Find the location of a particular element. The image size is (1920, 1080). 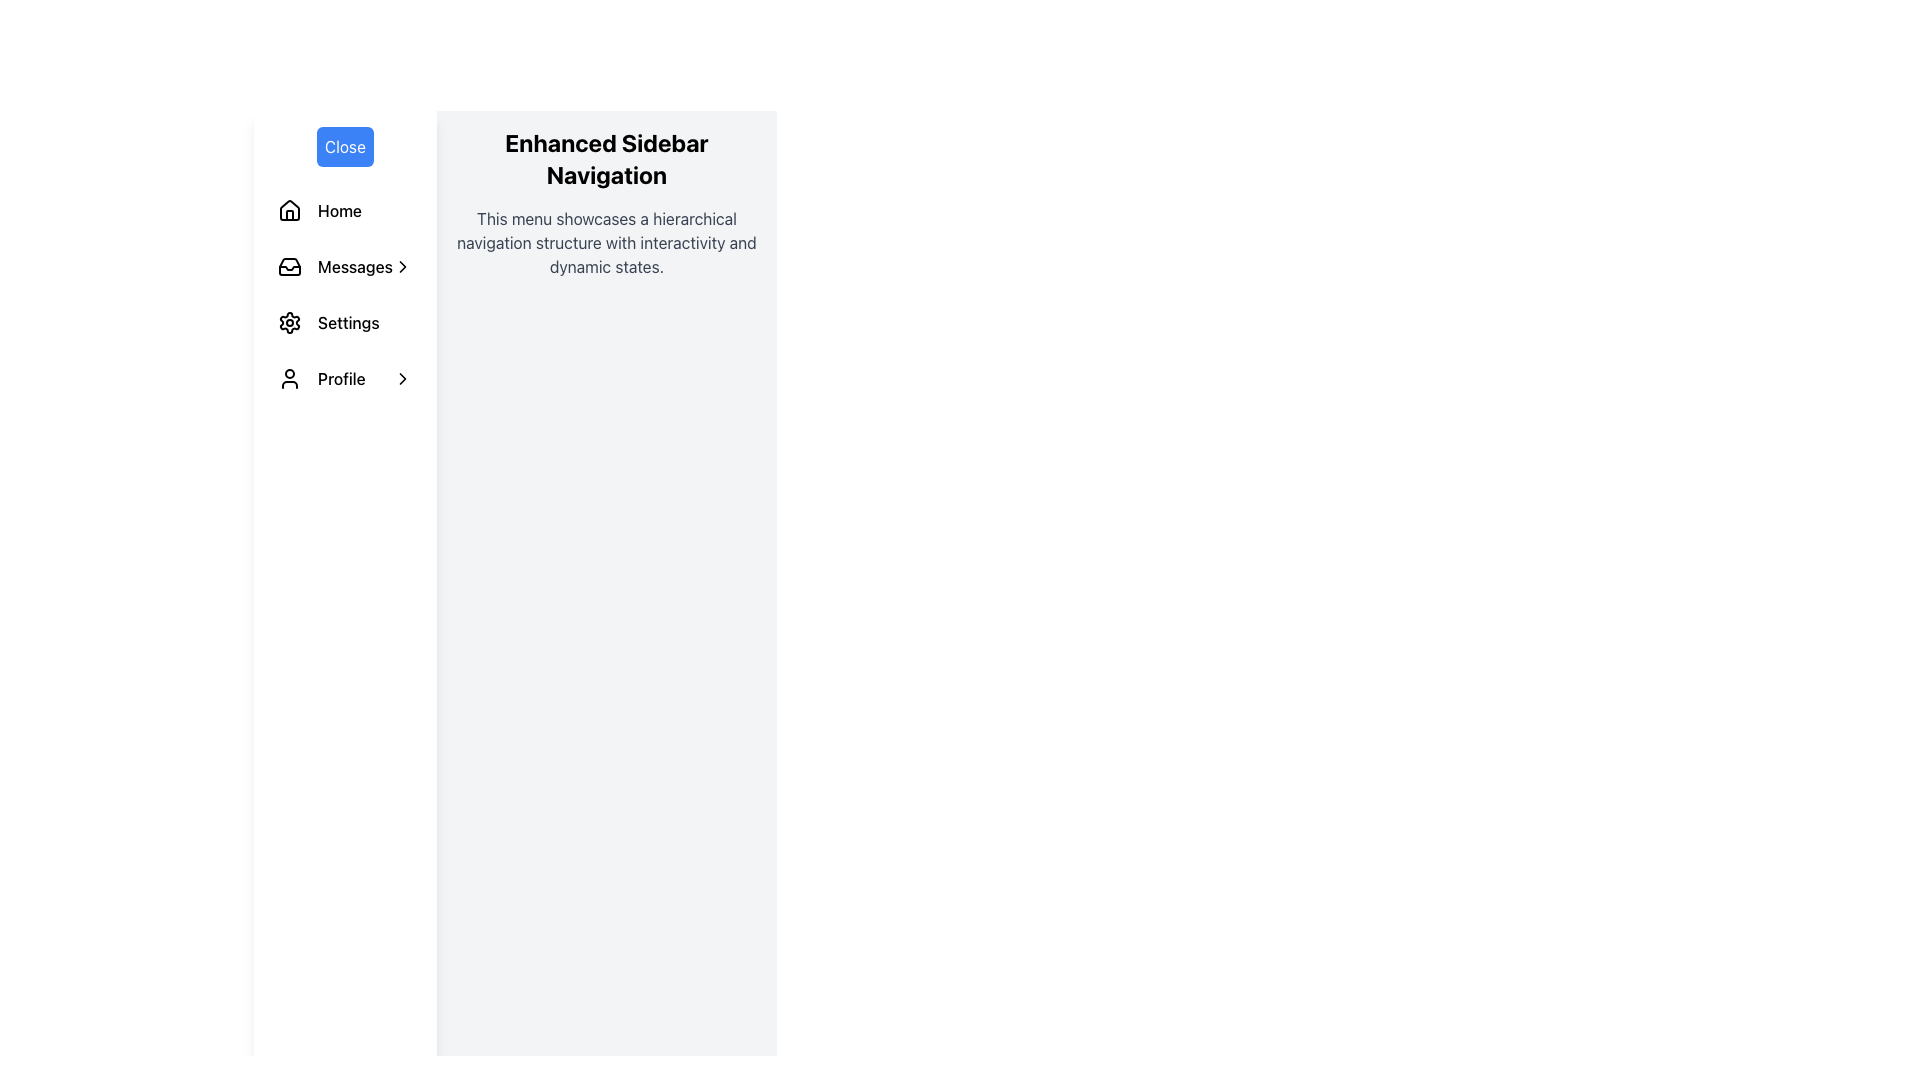

the inbox icon located in the navigation sidebar, which is positioned to the immediate left of the 'Messages' label is located at coordinates (288, 265).